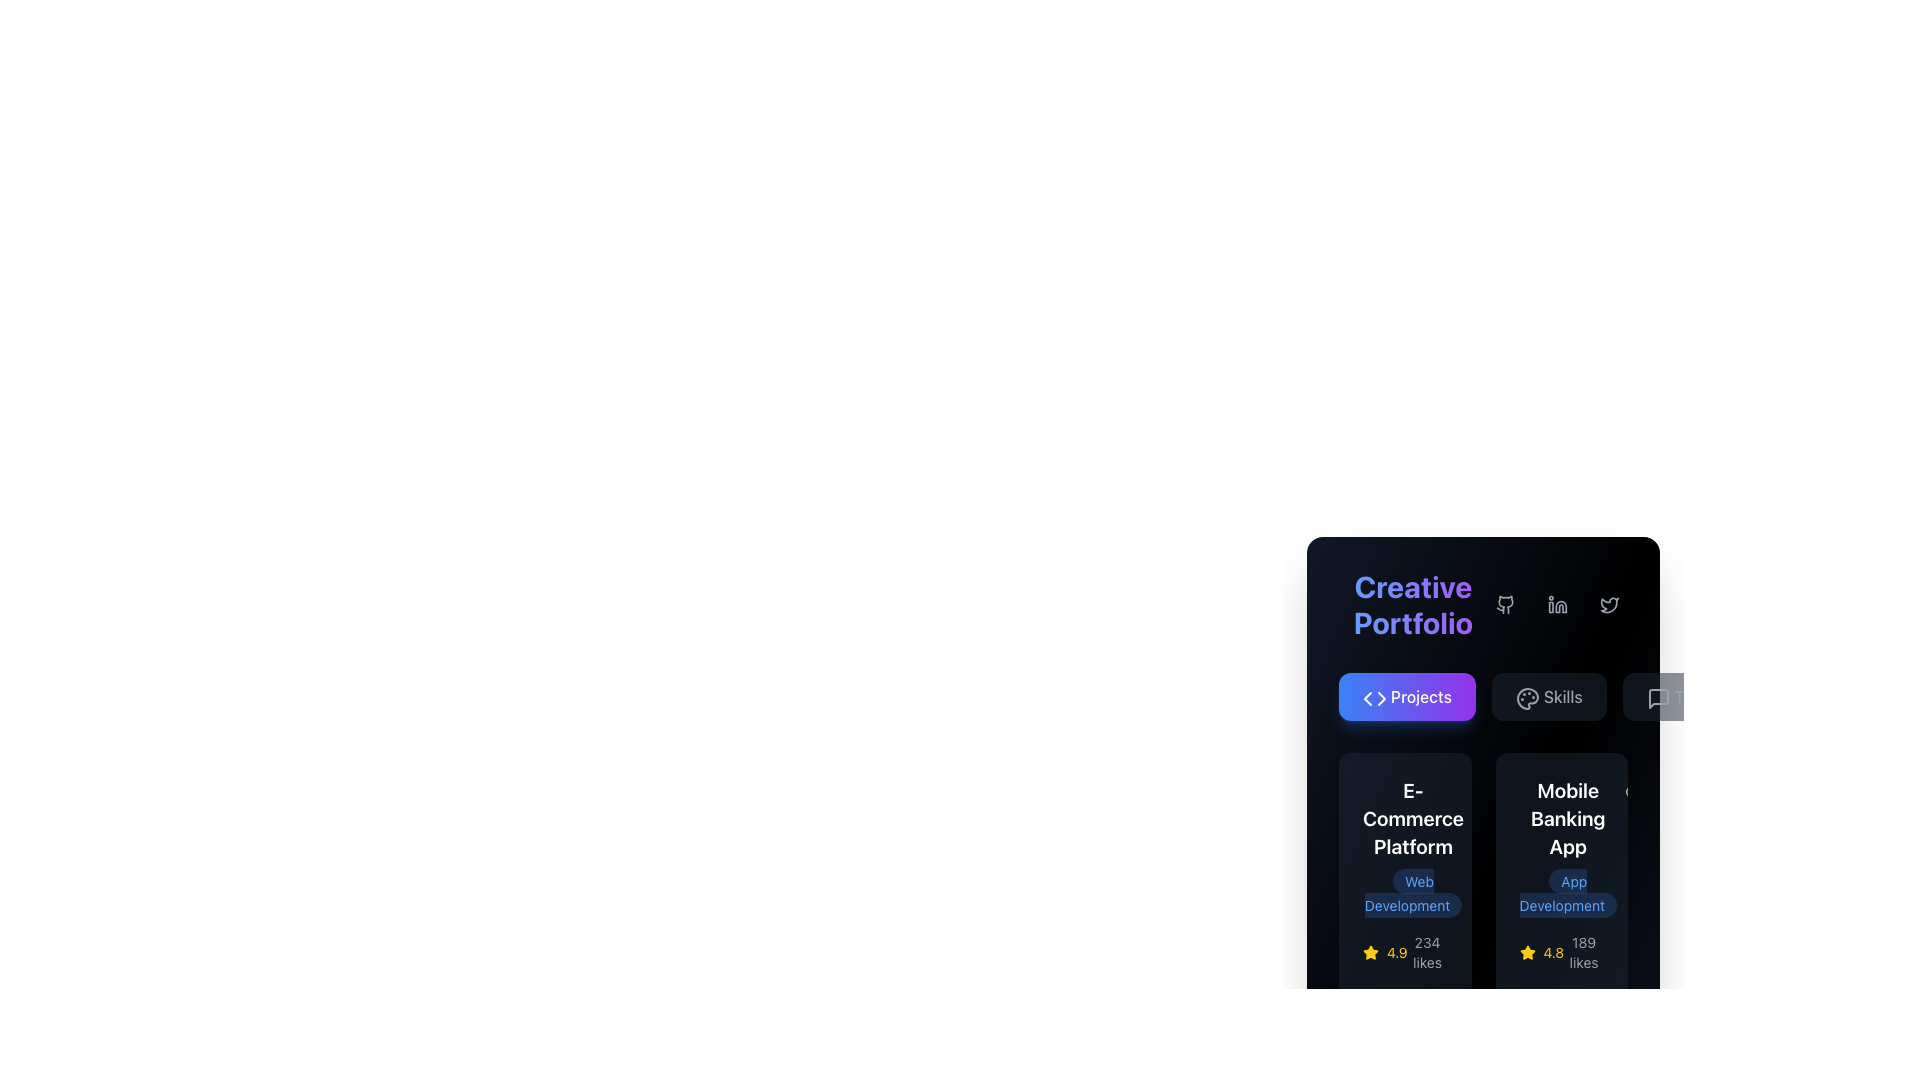  Describe the element at coordinates (1412, 892) in the screenshot. I see `the rounded badge with the text 'Web Development', which is located below the heading 'E-Commerce Platform' in the vertical card layout` at that location.